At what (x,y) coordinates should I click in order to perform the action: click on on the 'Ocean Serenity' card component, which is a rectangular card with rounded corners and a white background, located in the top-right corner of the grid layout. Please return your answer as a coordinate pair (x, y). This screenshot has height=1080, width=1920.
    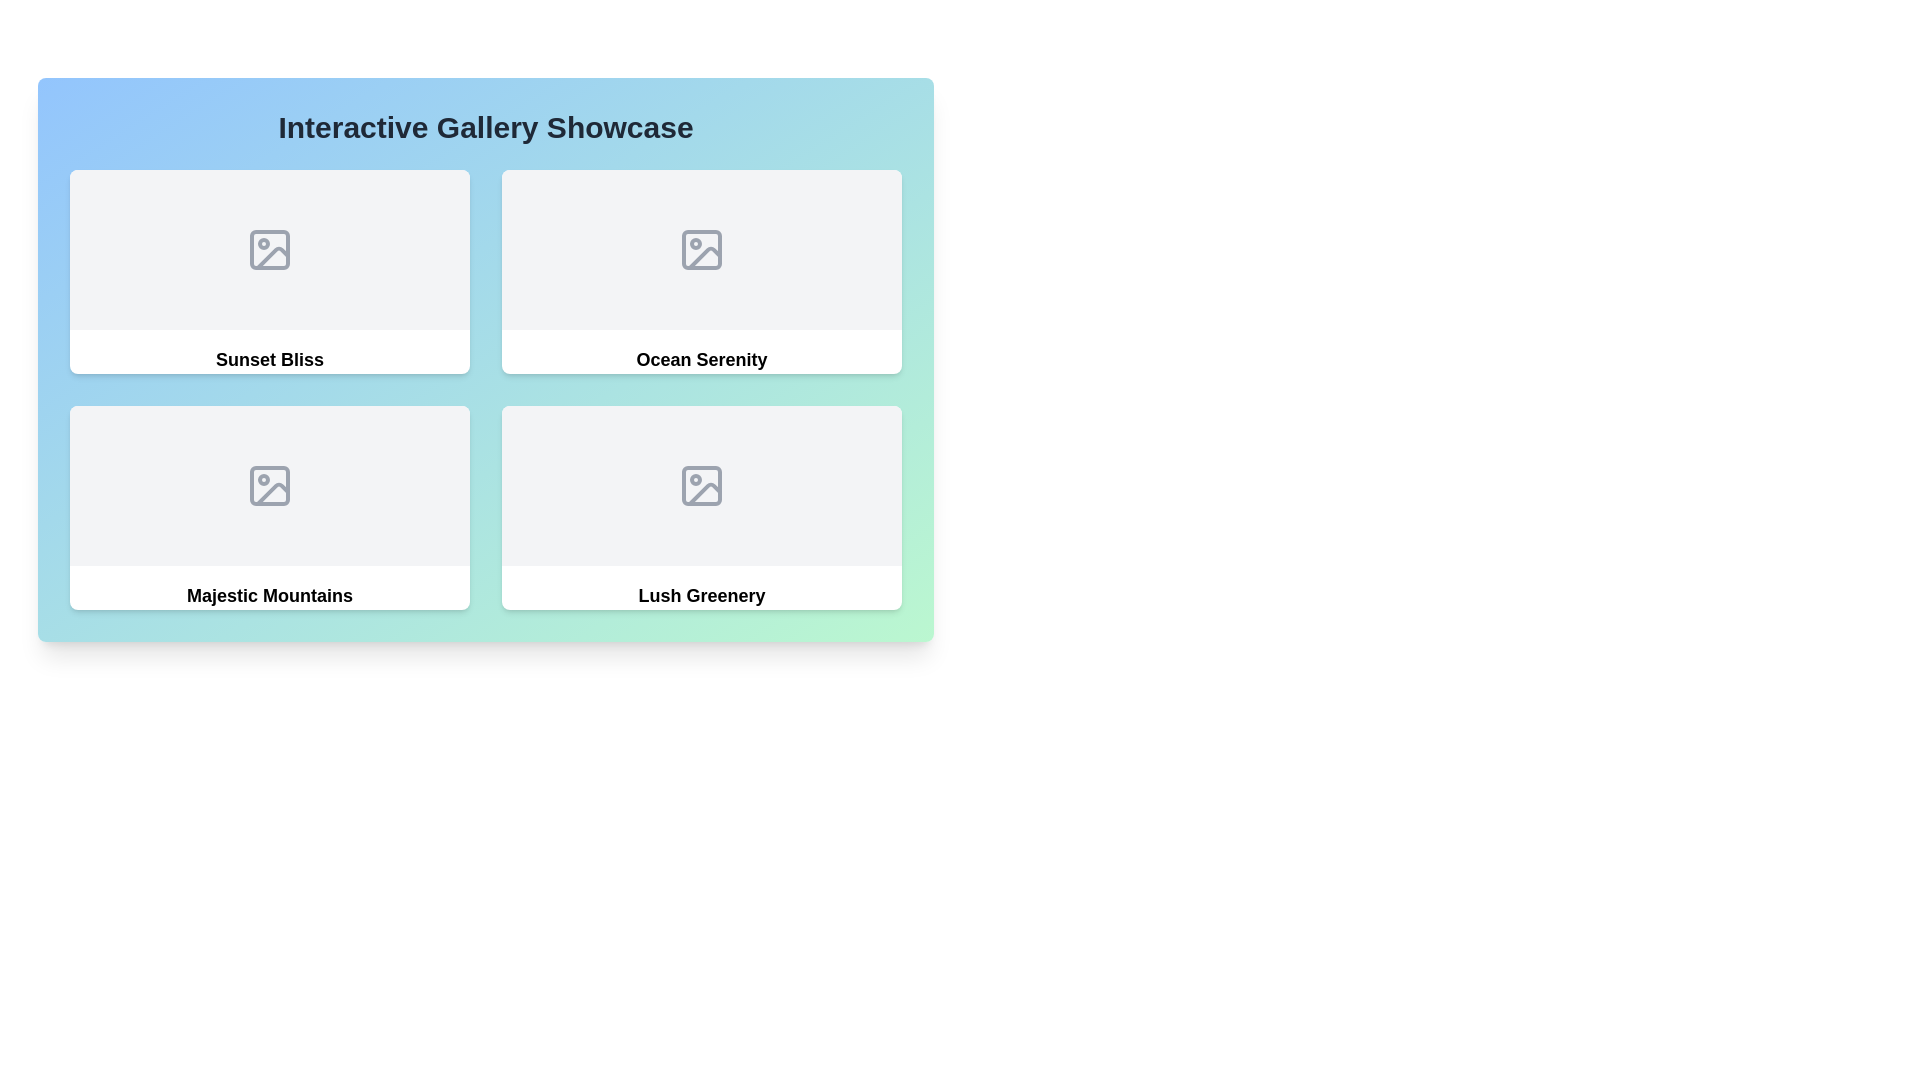
    Looking at the image, I should click on (701, 272).